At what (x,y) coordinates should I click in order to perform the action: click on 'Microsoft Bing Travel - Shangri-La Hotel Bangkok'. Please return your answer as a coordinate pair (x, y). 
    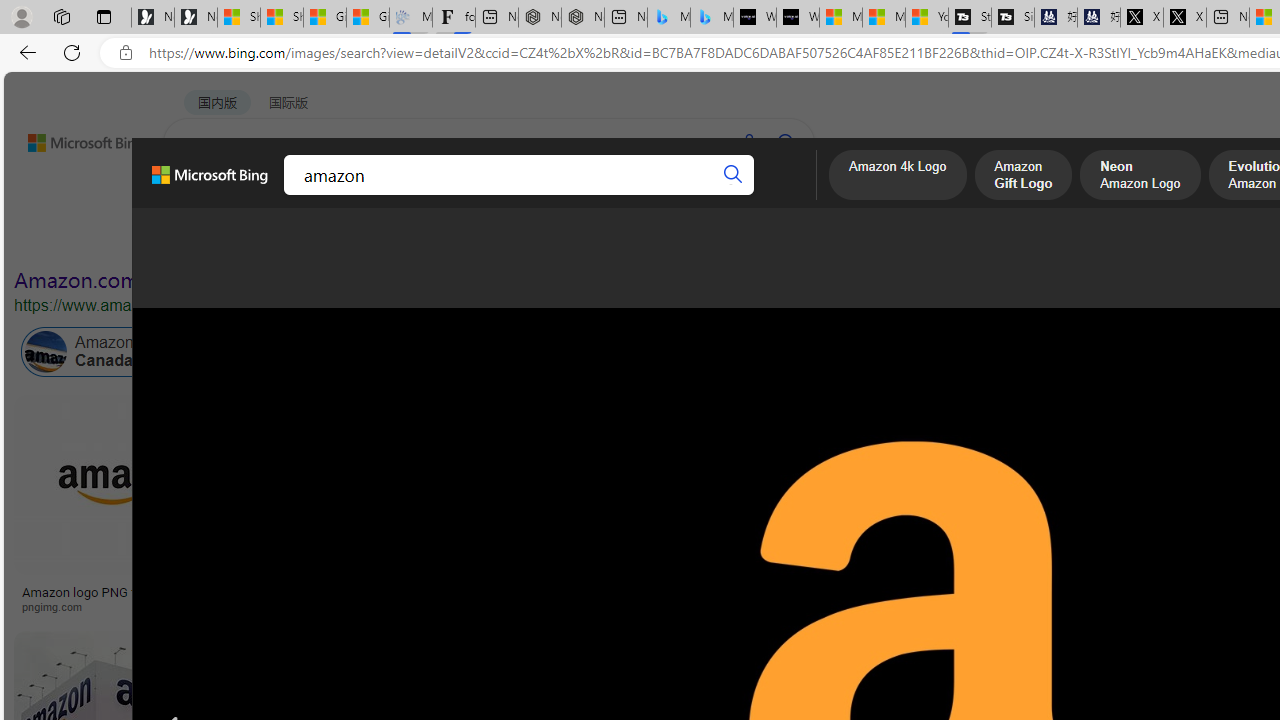
    Looking at the image, I should click on (712, 17).